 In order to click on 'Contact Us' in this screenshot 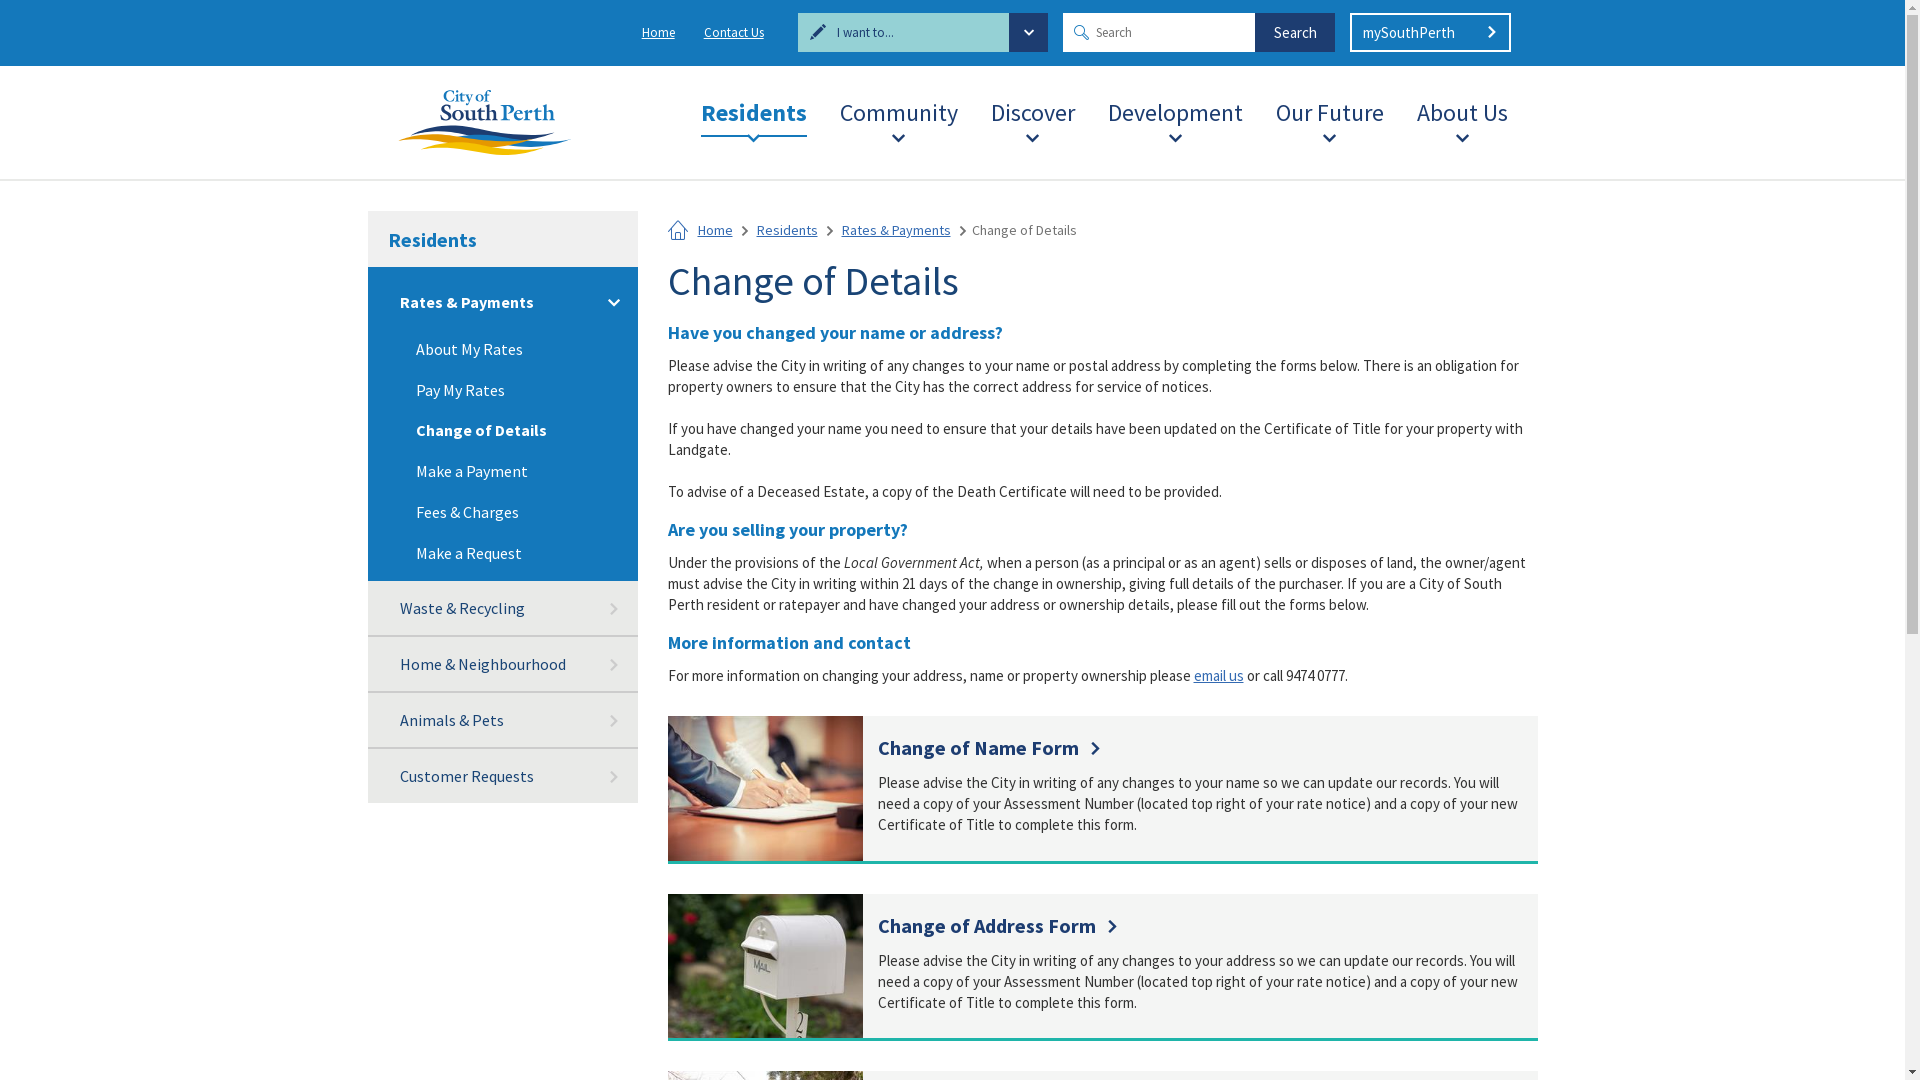, I will do `click(733, 32)`.